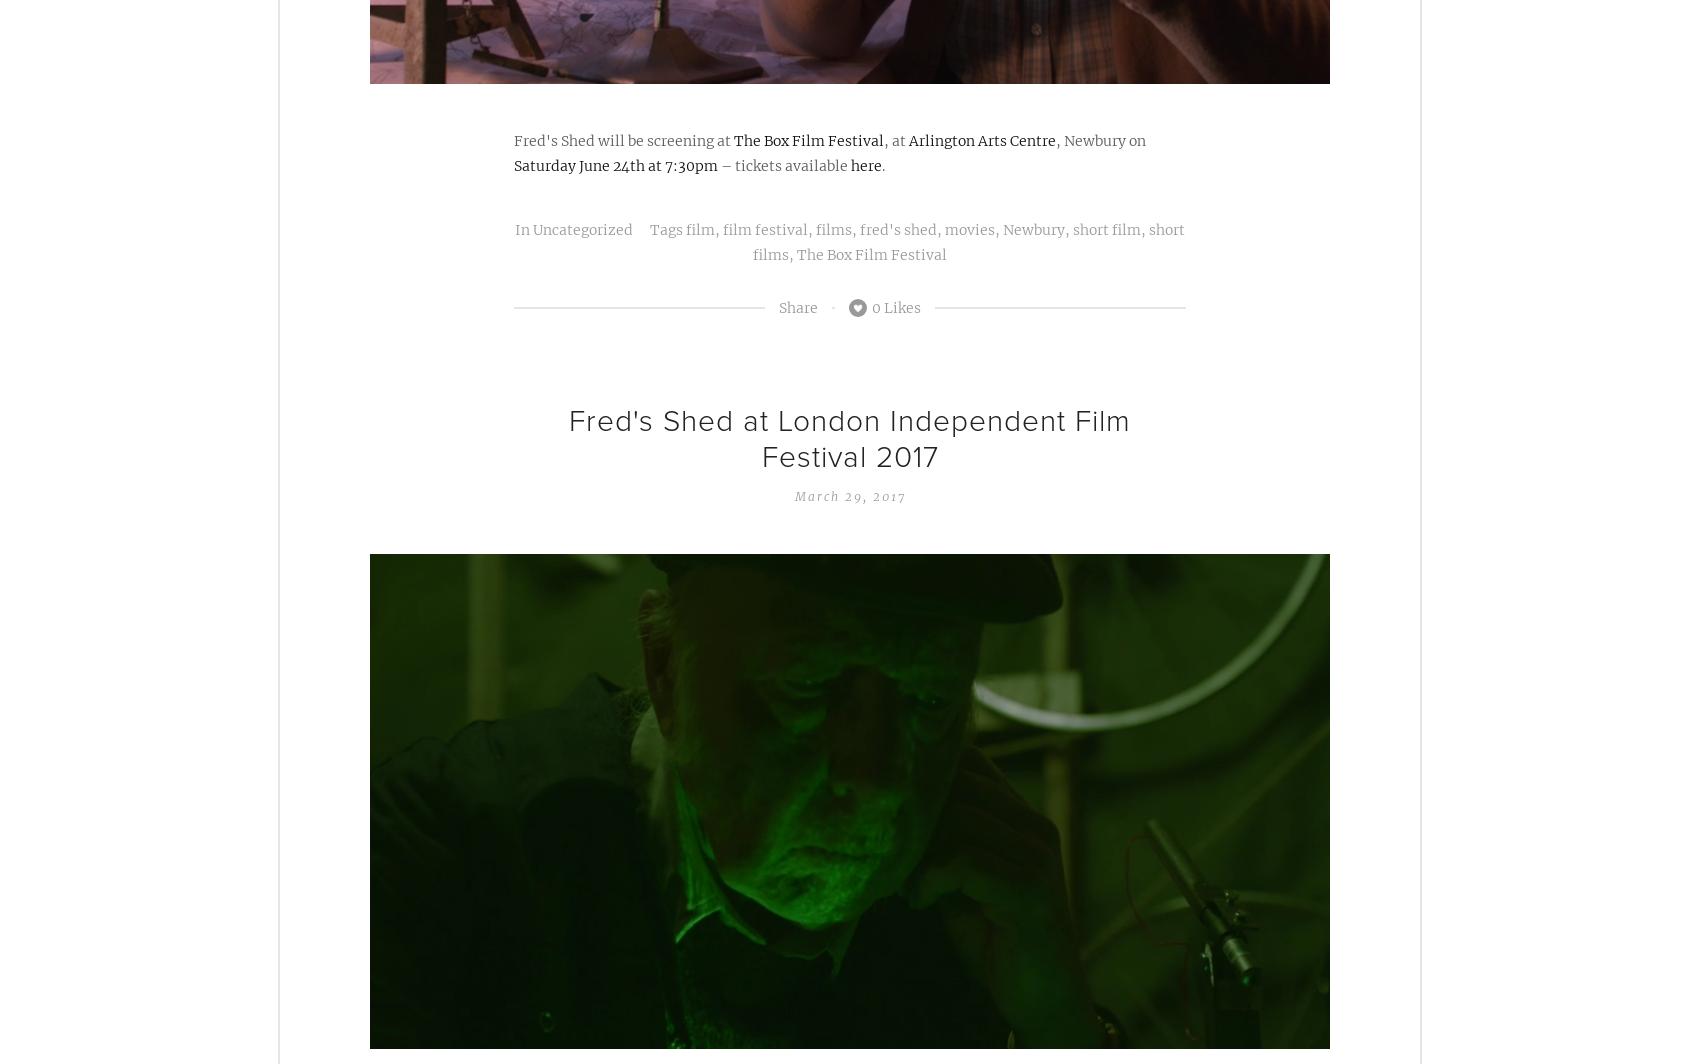 The width and height of the screenshot is (1700, 1064). Describe the element at coordinates (848, 496) in the screenshot. I see `'March 29, 2017'` at that location.